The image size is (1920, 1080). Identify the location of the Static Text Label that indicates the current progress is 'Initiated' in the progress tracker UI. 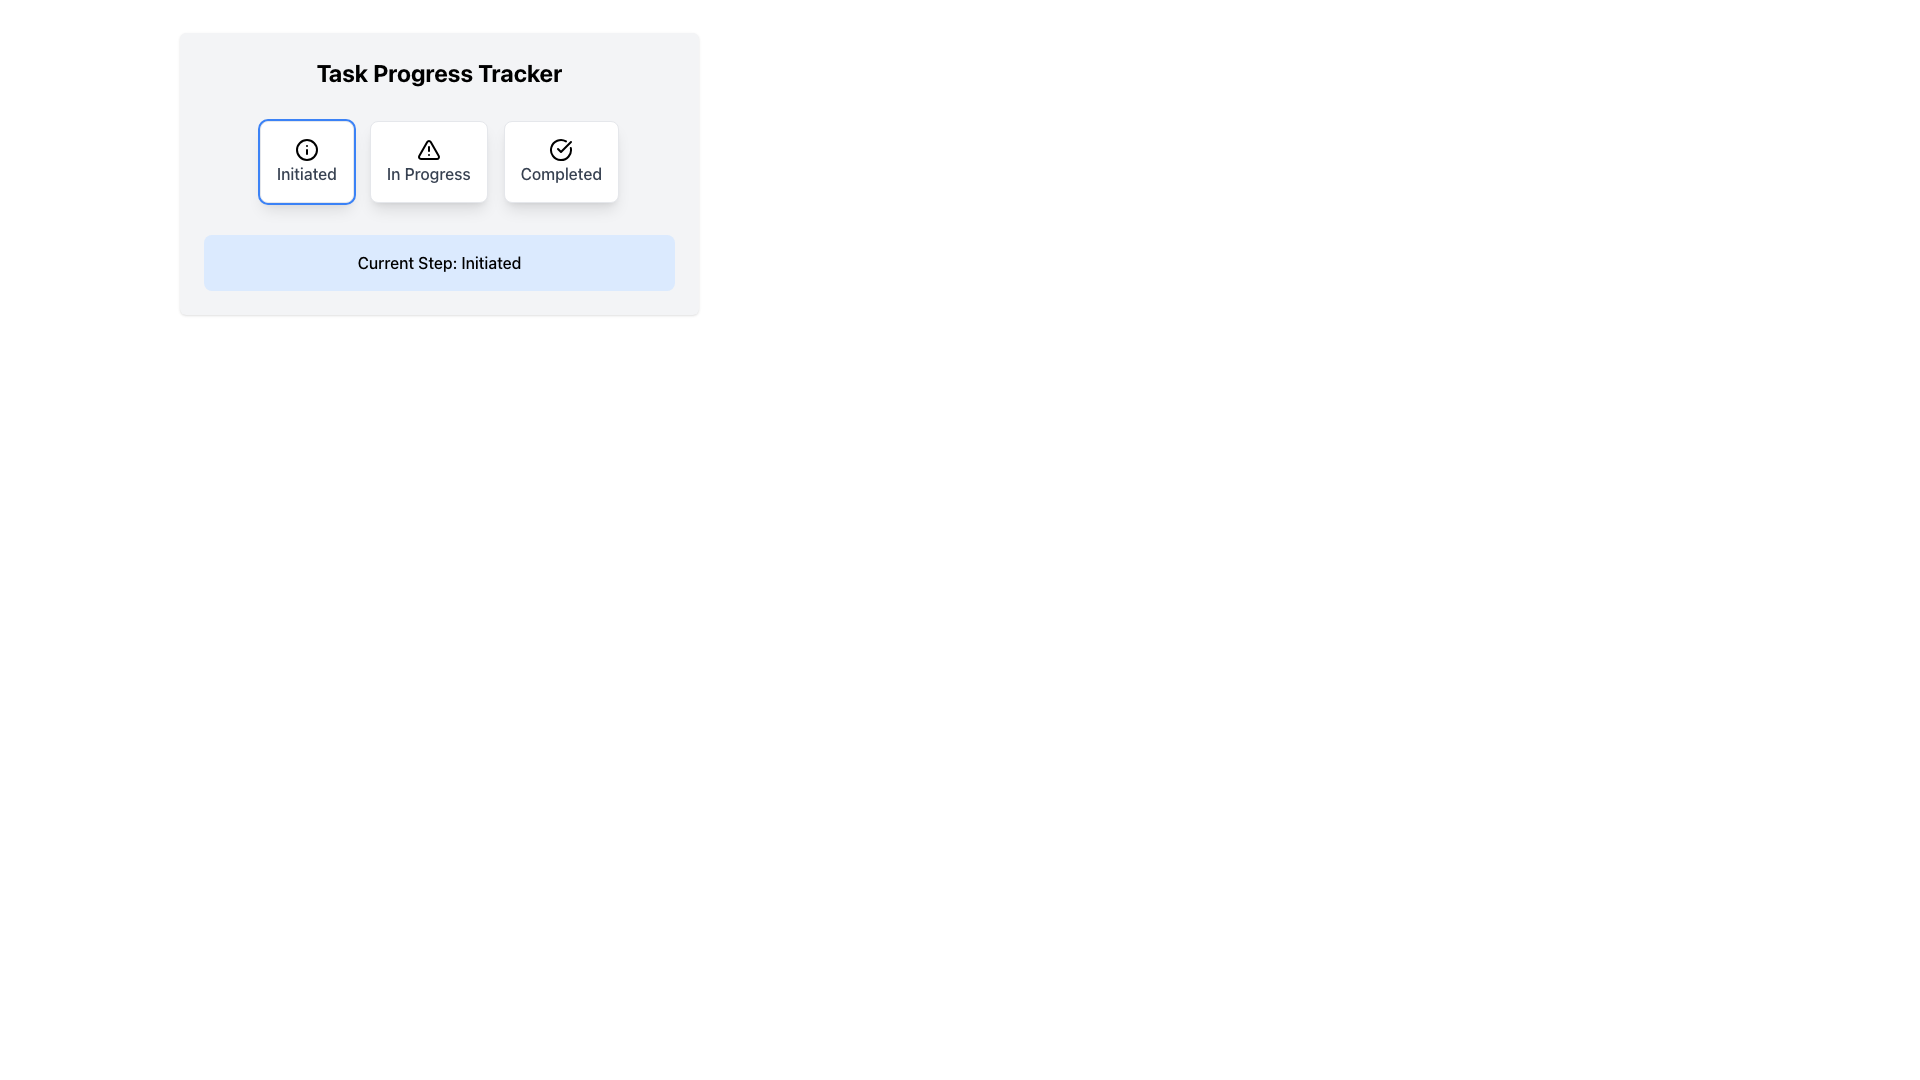
(438, 261).